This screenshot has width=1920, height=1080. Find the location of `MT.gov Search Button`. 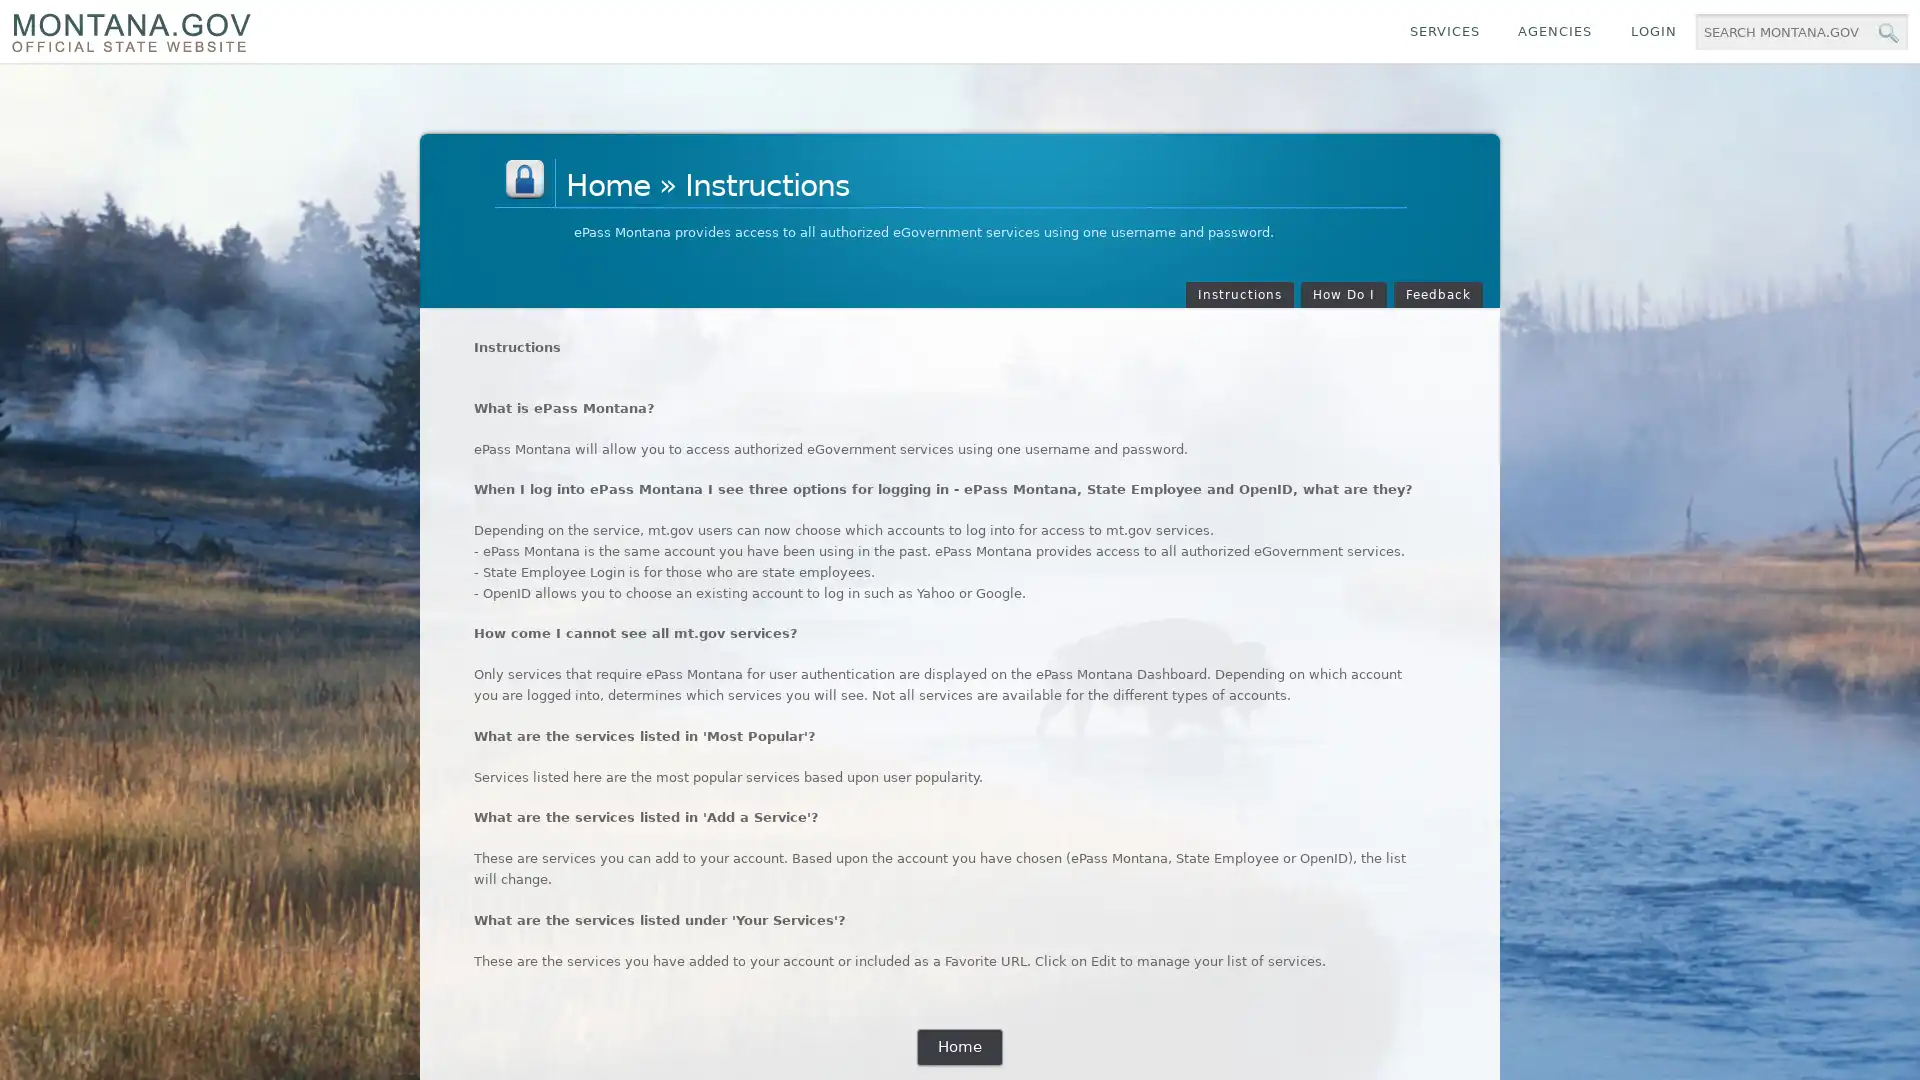

MT.gov Search Button is located at coordinates (1886, 33).